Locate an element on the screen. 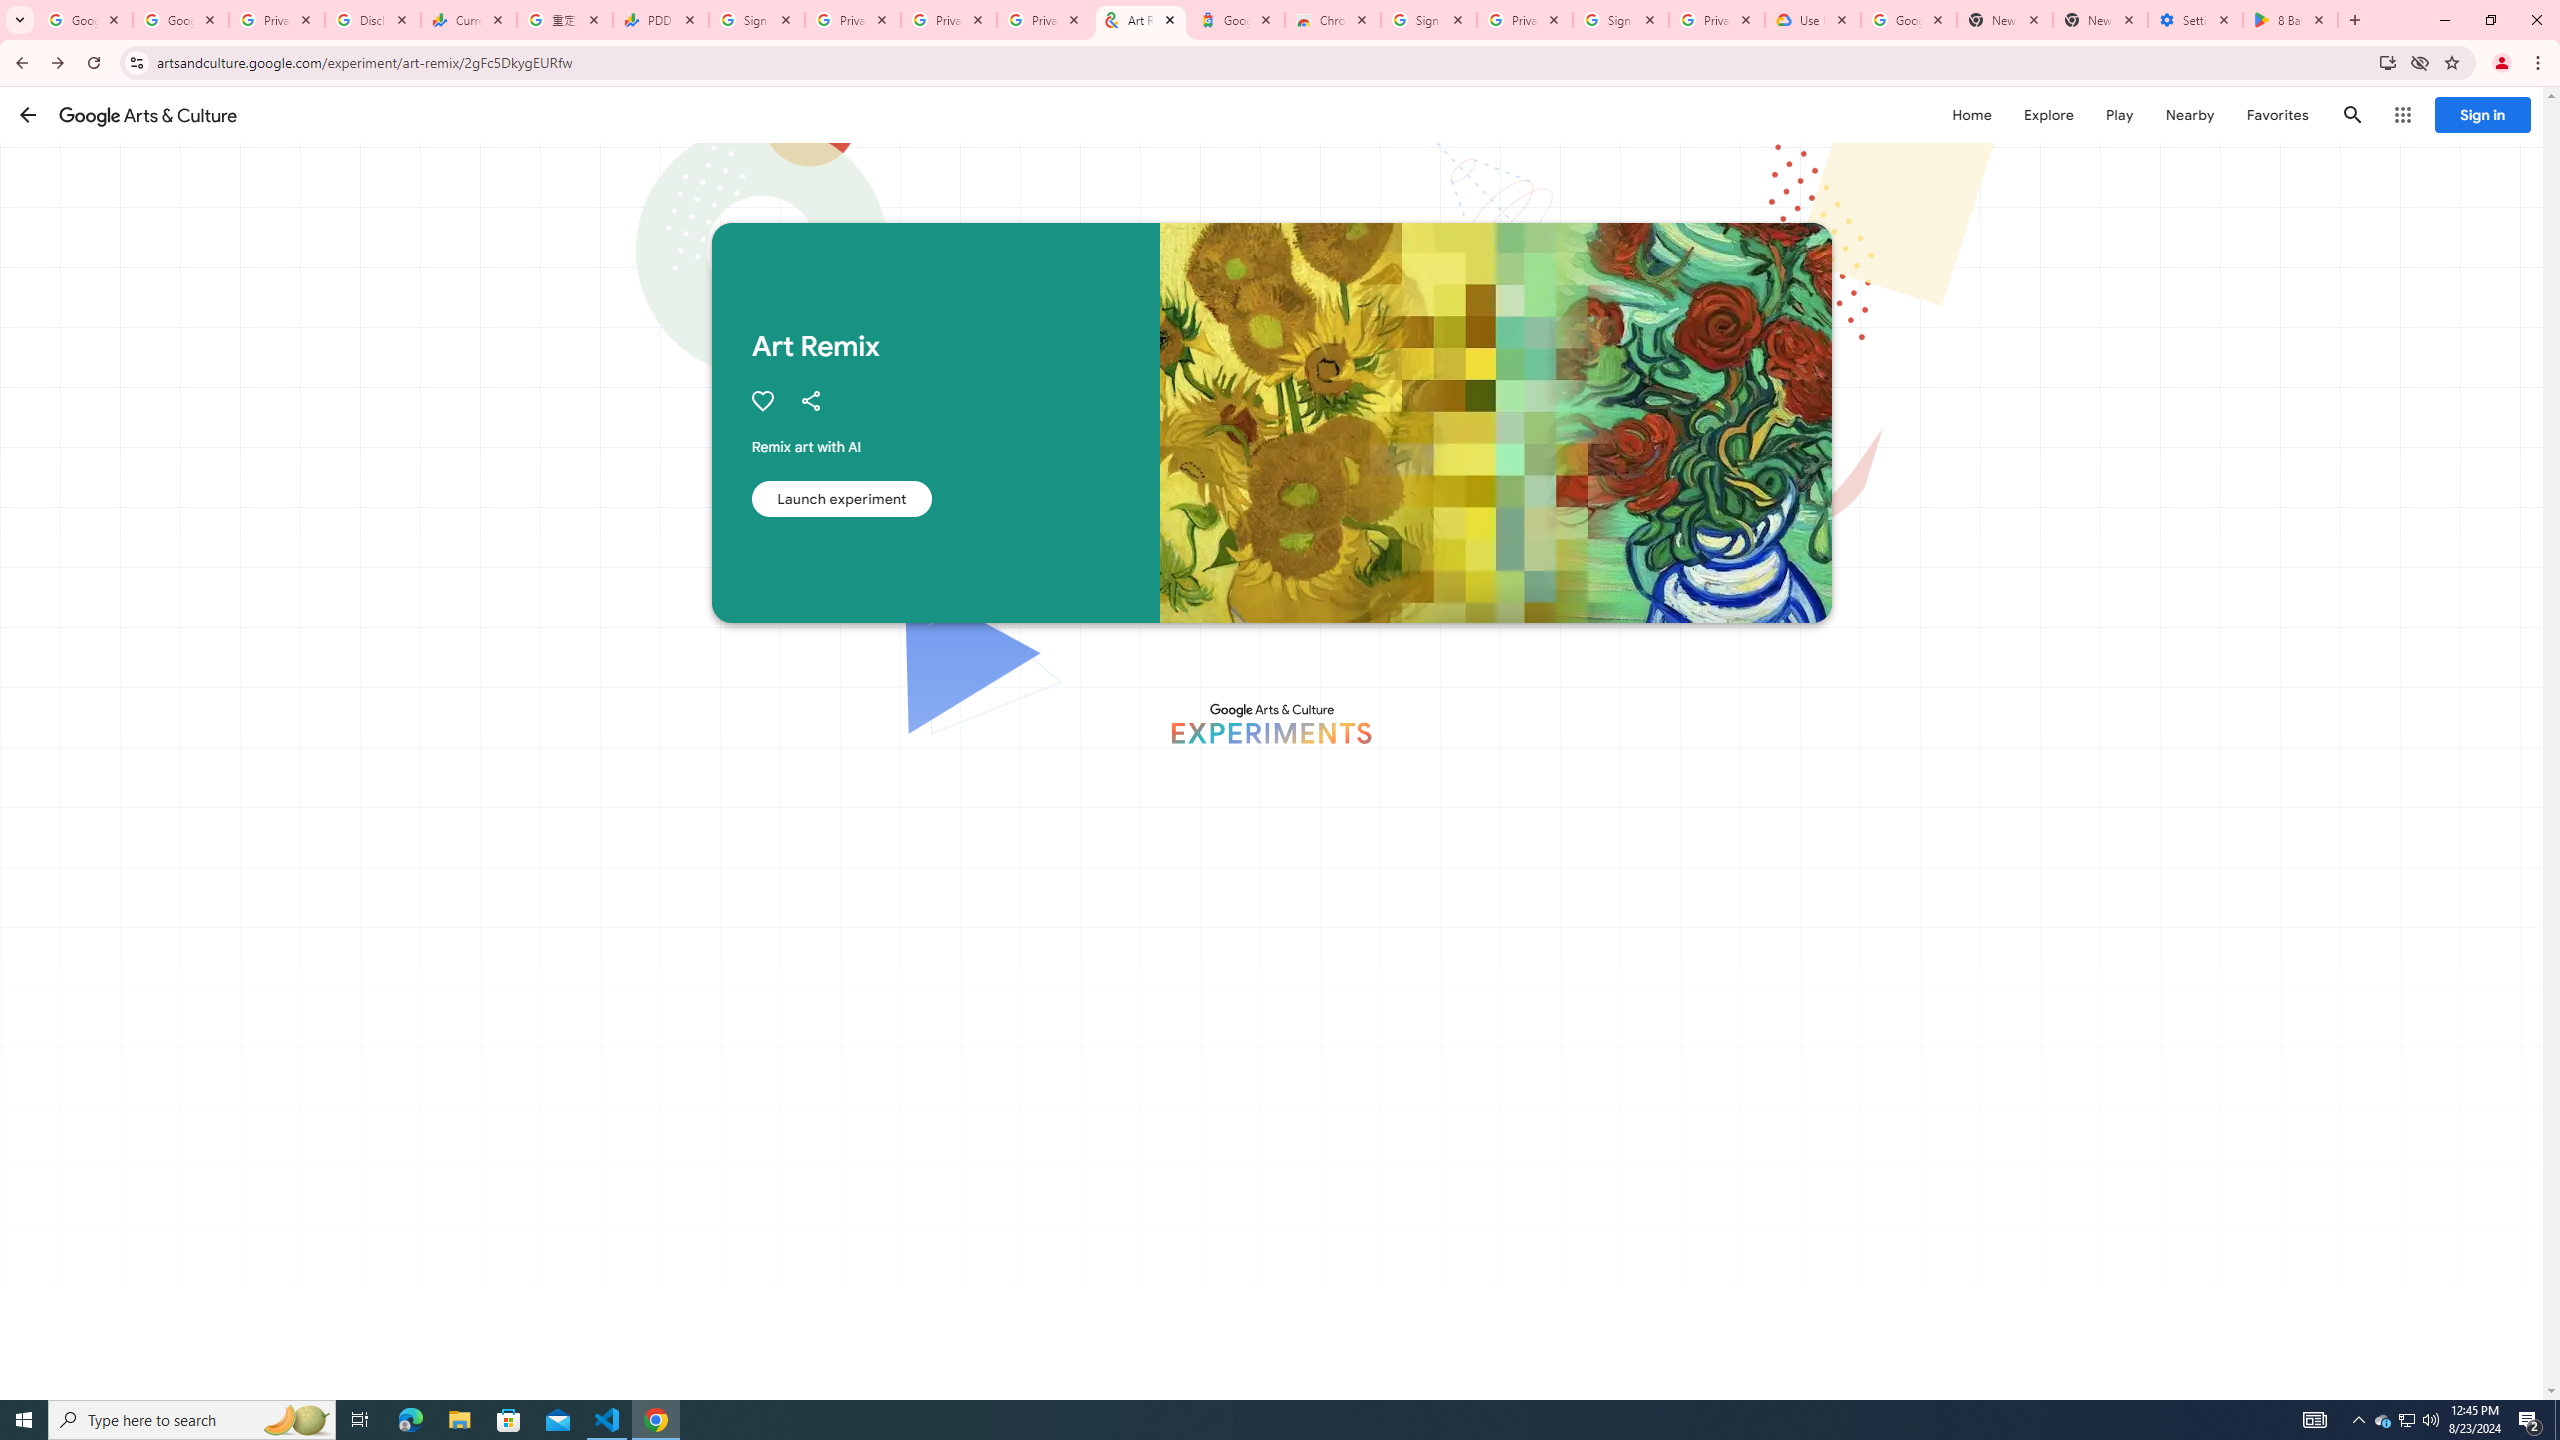 The height and width of the screenshot is (1440, 2560). 'Sign in - Google Accounts' is located at coordinates (1427, 19).